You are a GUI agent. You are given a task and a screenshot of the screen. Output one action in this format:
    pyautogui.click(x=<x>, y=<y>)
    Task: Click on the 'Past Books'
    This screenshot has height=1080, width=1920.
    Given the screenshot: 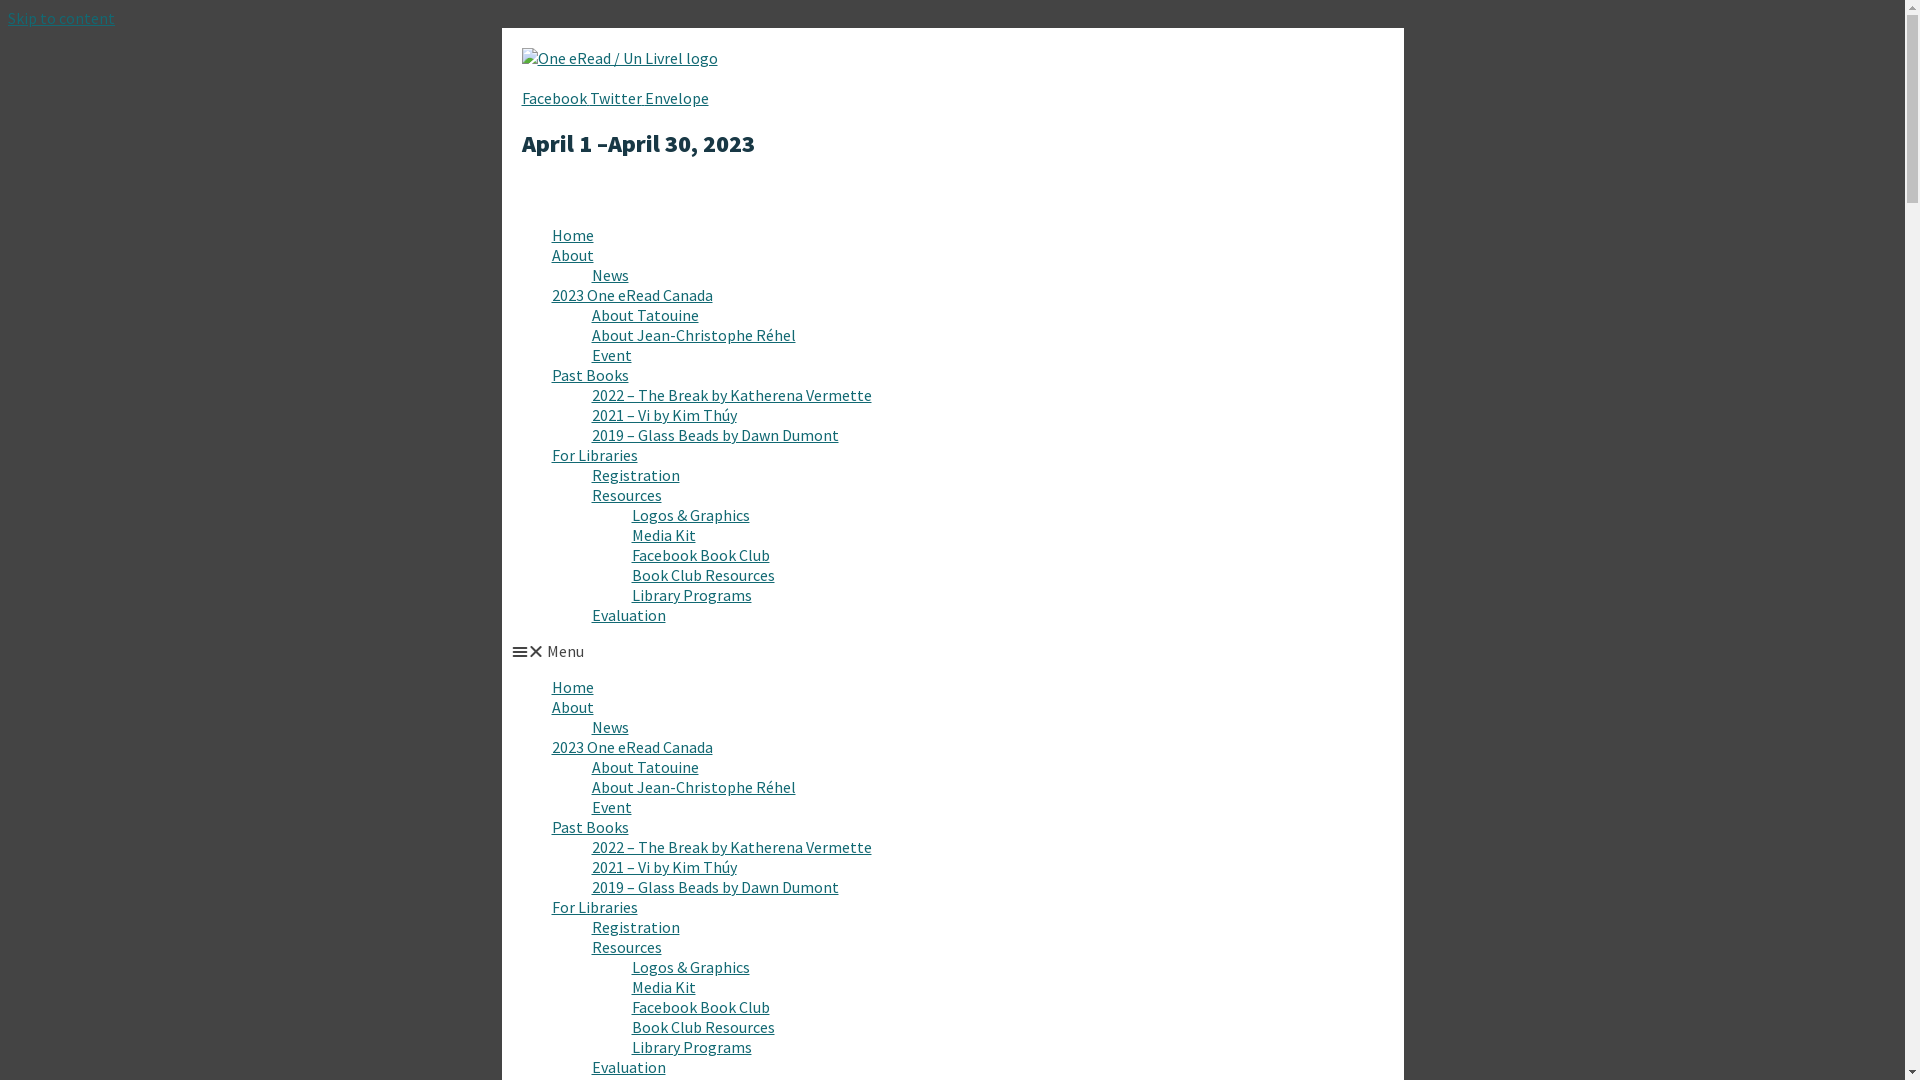 What is the action you would take?
    pyautogui.click(x=589, y=826)
    